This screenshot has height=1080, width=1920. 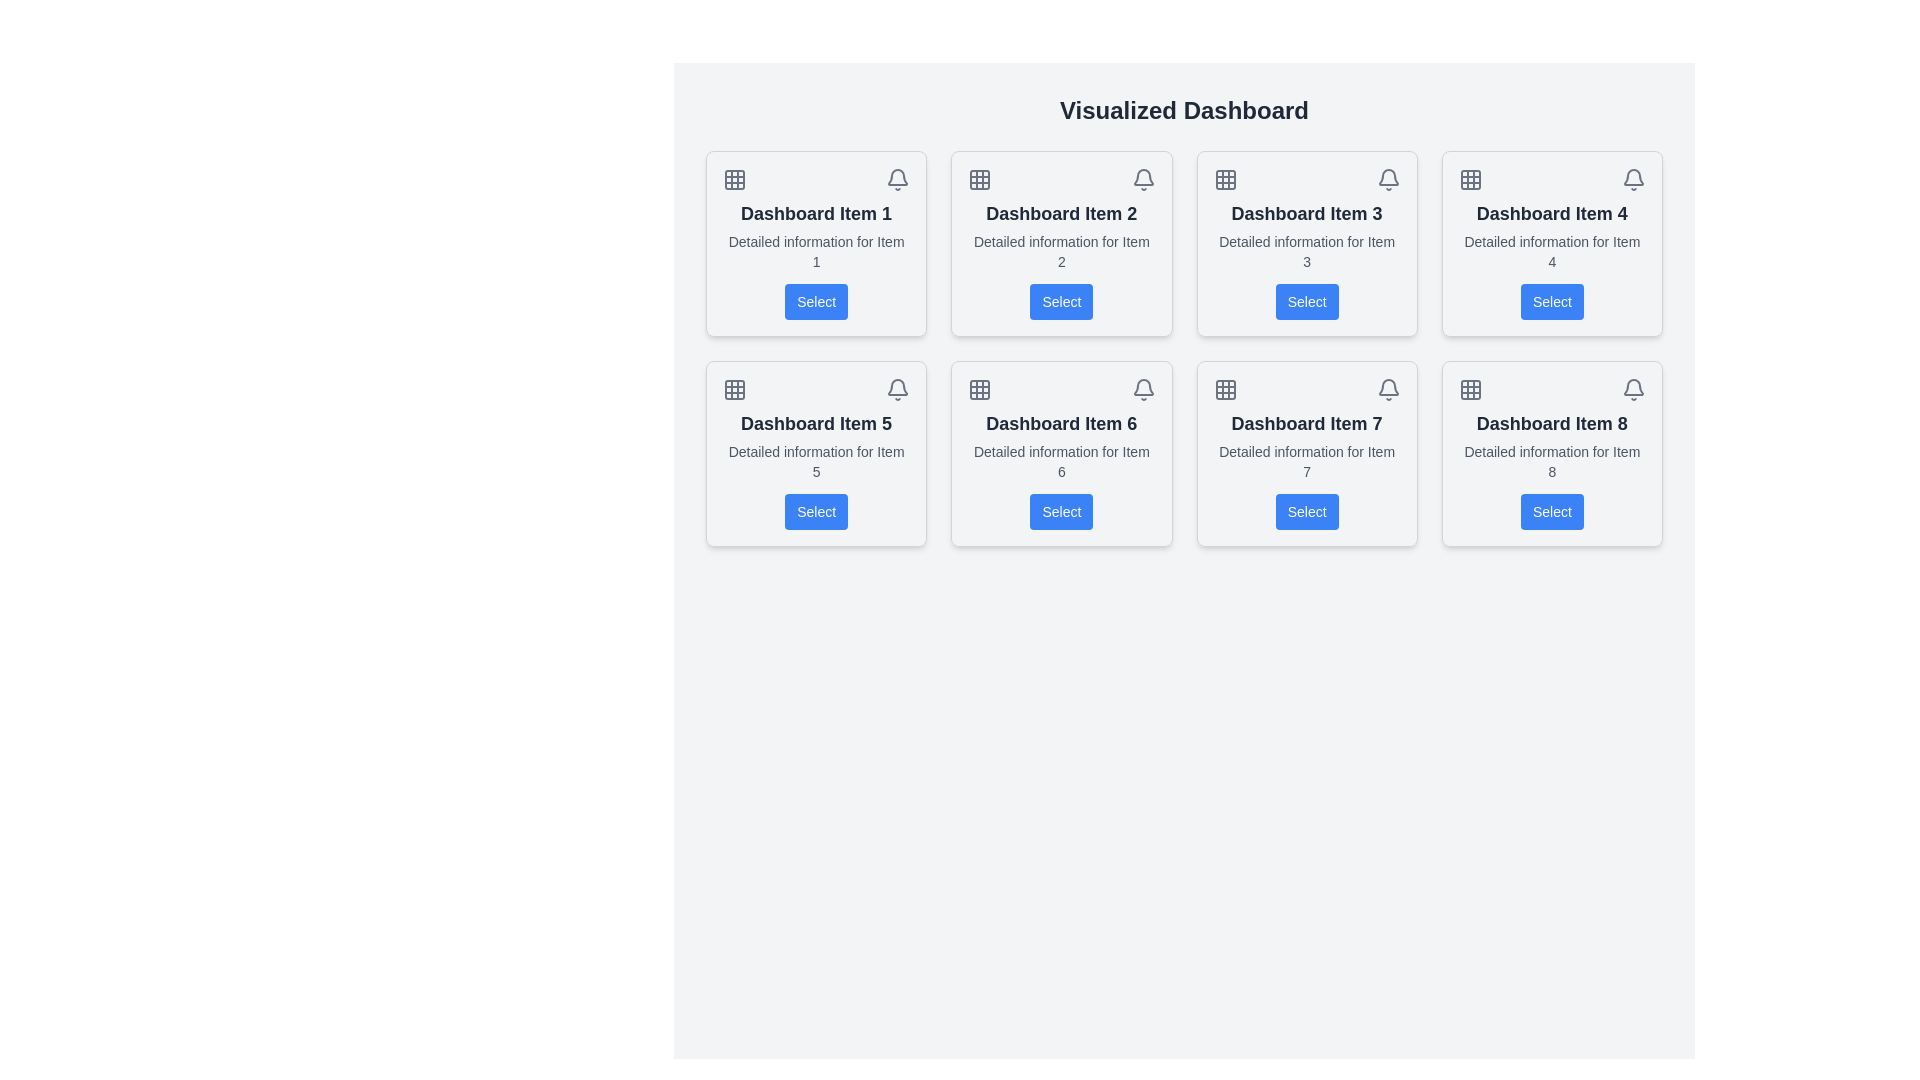 I want to click on the grid-like icon with a 3x3 arrangement of squares, styled in gray and located within 'Dashboard Item 7', so click(x=1224, y=389).